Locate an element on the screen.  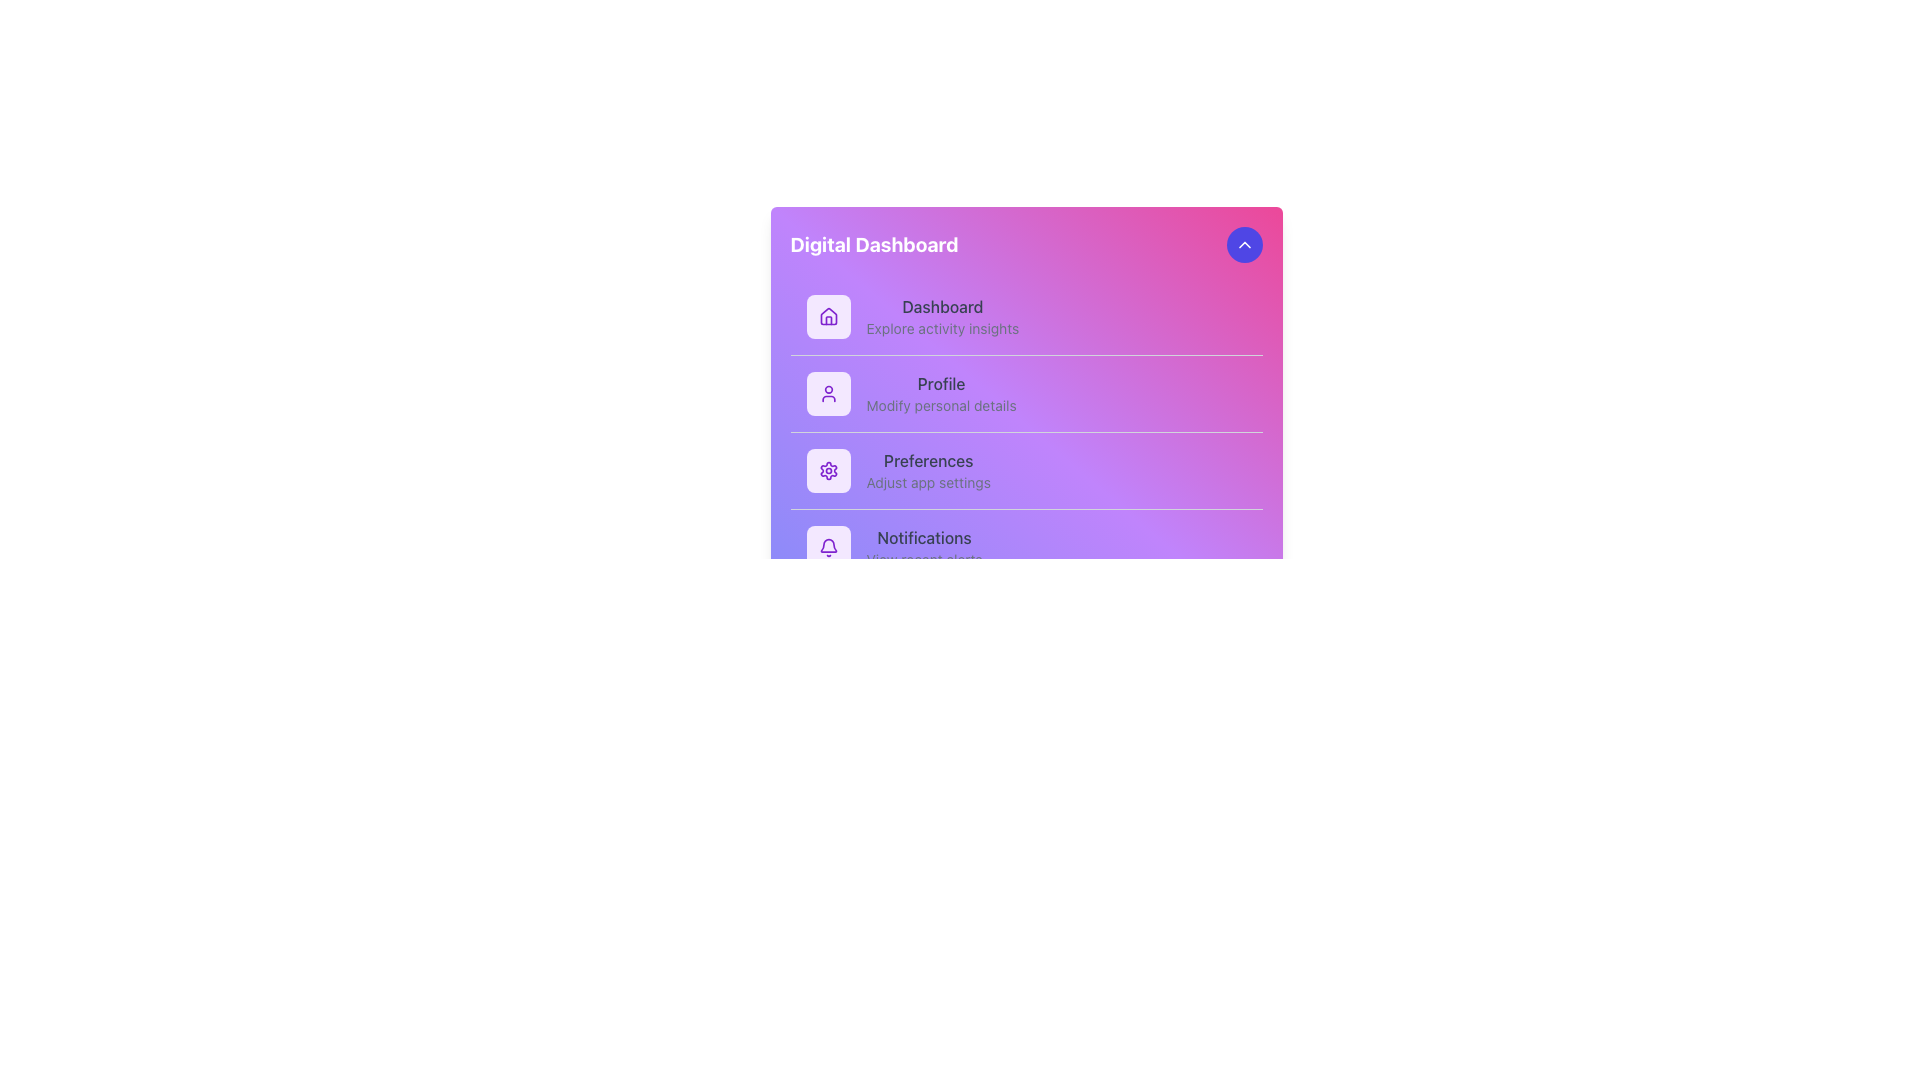
the static text element displaying 'View recent alerts', which is located directly beneath the 'Notifications' label in a vertically stacked menu on the right side of the UI is located at coordinates (923, 559).